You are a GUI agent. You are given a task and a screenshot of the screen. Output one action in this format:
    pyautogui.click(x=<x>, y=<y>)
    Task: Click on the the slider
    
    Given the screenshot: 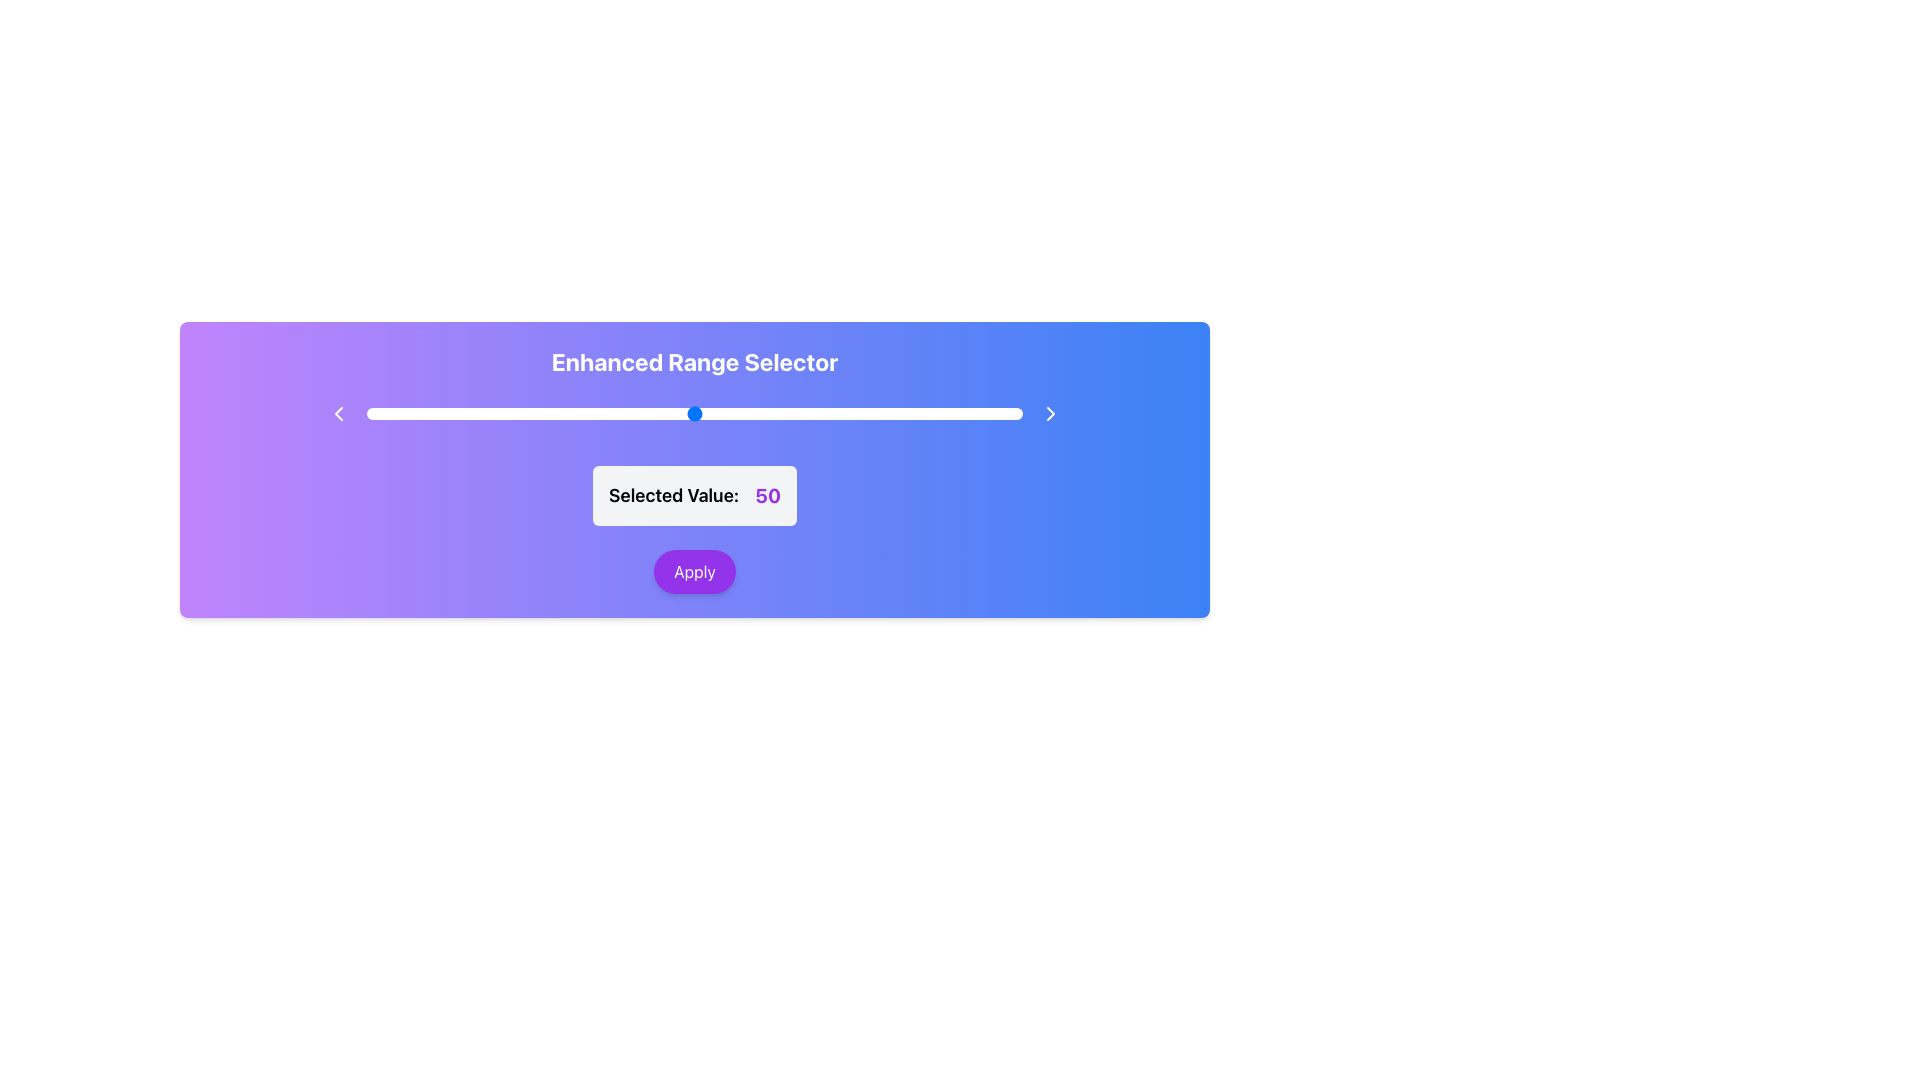 What is the action you would take?
    pyautogui.click(x=943, y=412)
    